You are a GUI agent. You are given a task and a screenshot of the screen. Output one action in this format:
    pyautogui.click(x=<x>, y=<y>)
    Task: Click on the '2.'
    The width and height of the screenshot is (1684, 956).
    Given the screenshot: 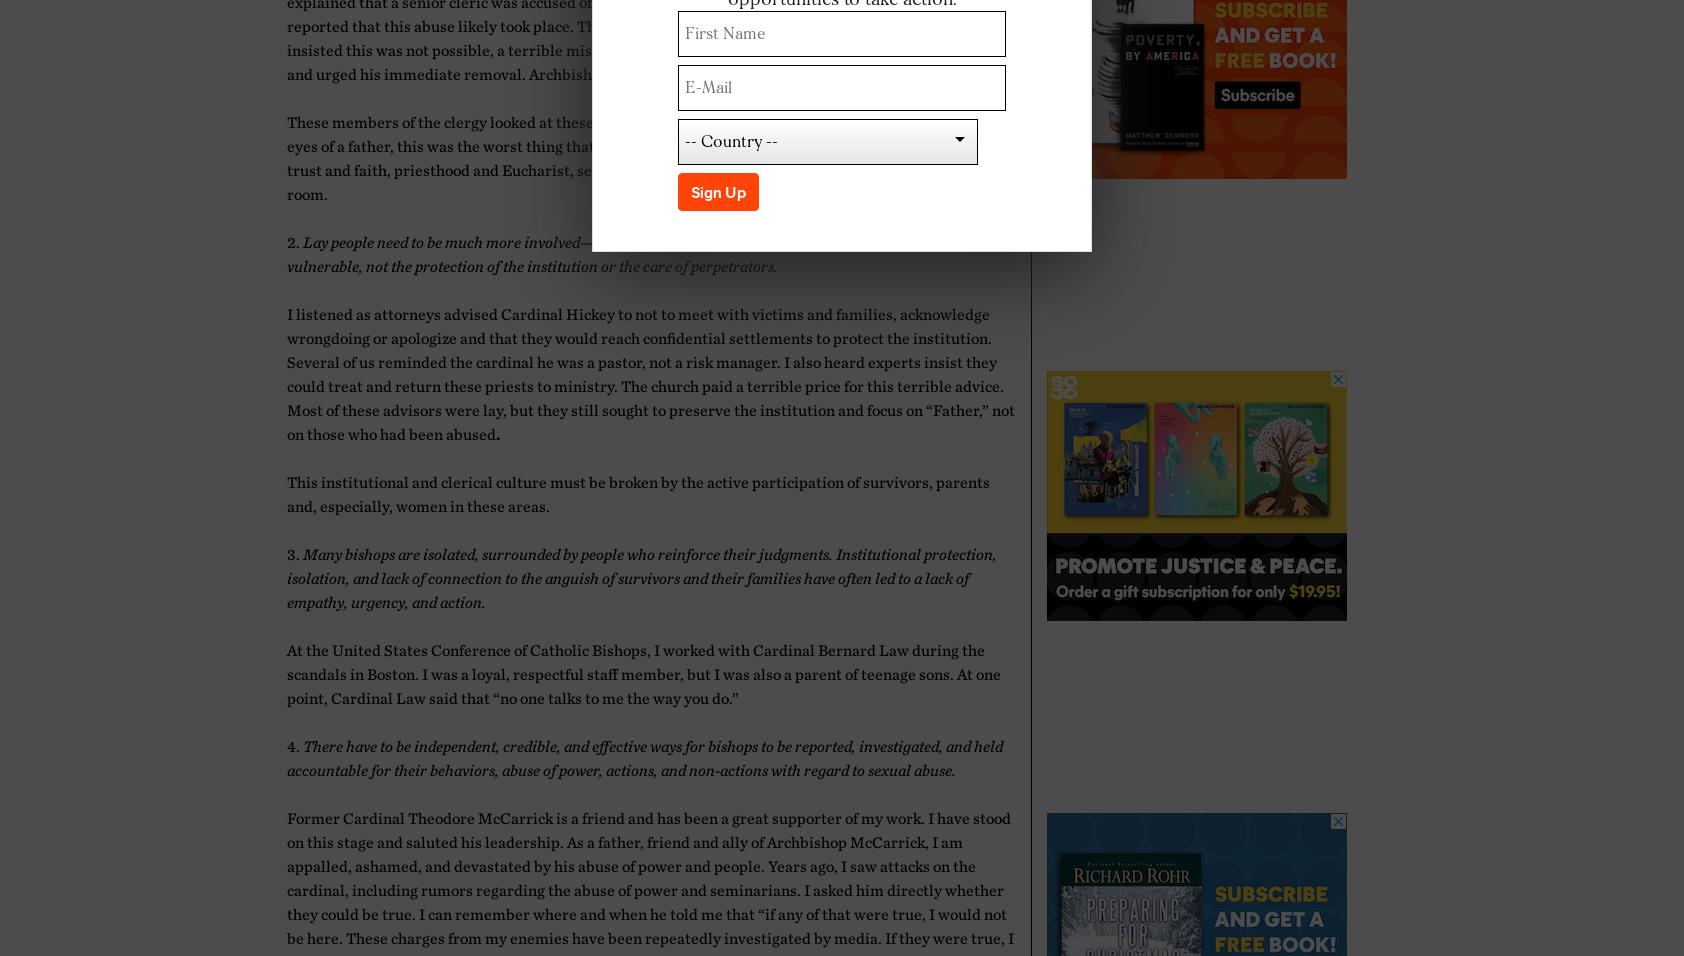 What is the action you would take?
    pyautogui.click(x=286, y=240)
    